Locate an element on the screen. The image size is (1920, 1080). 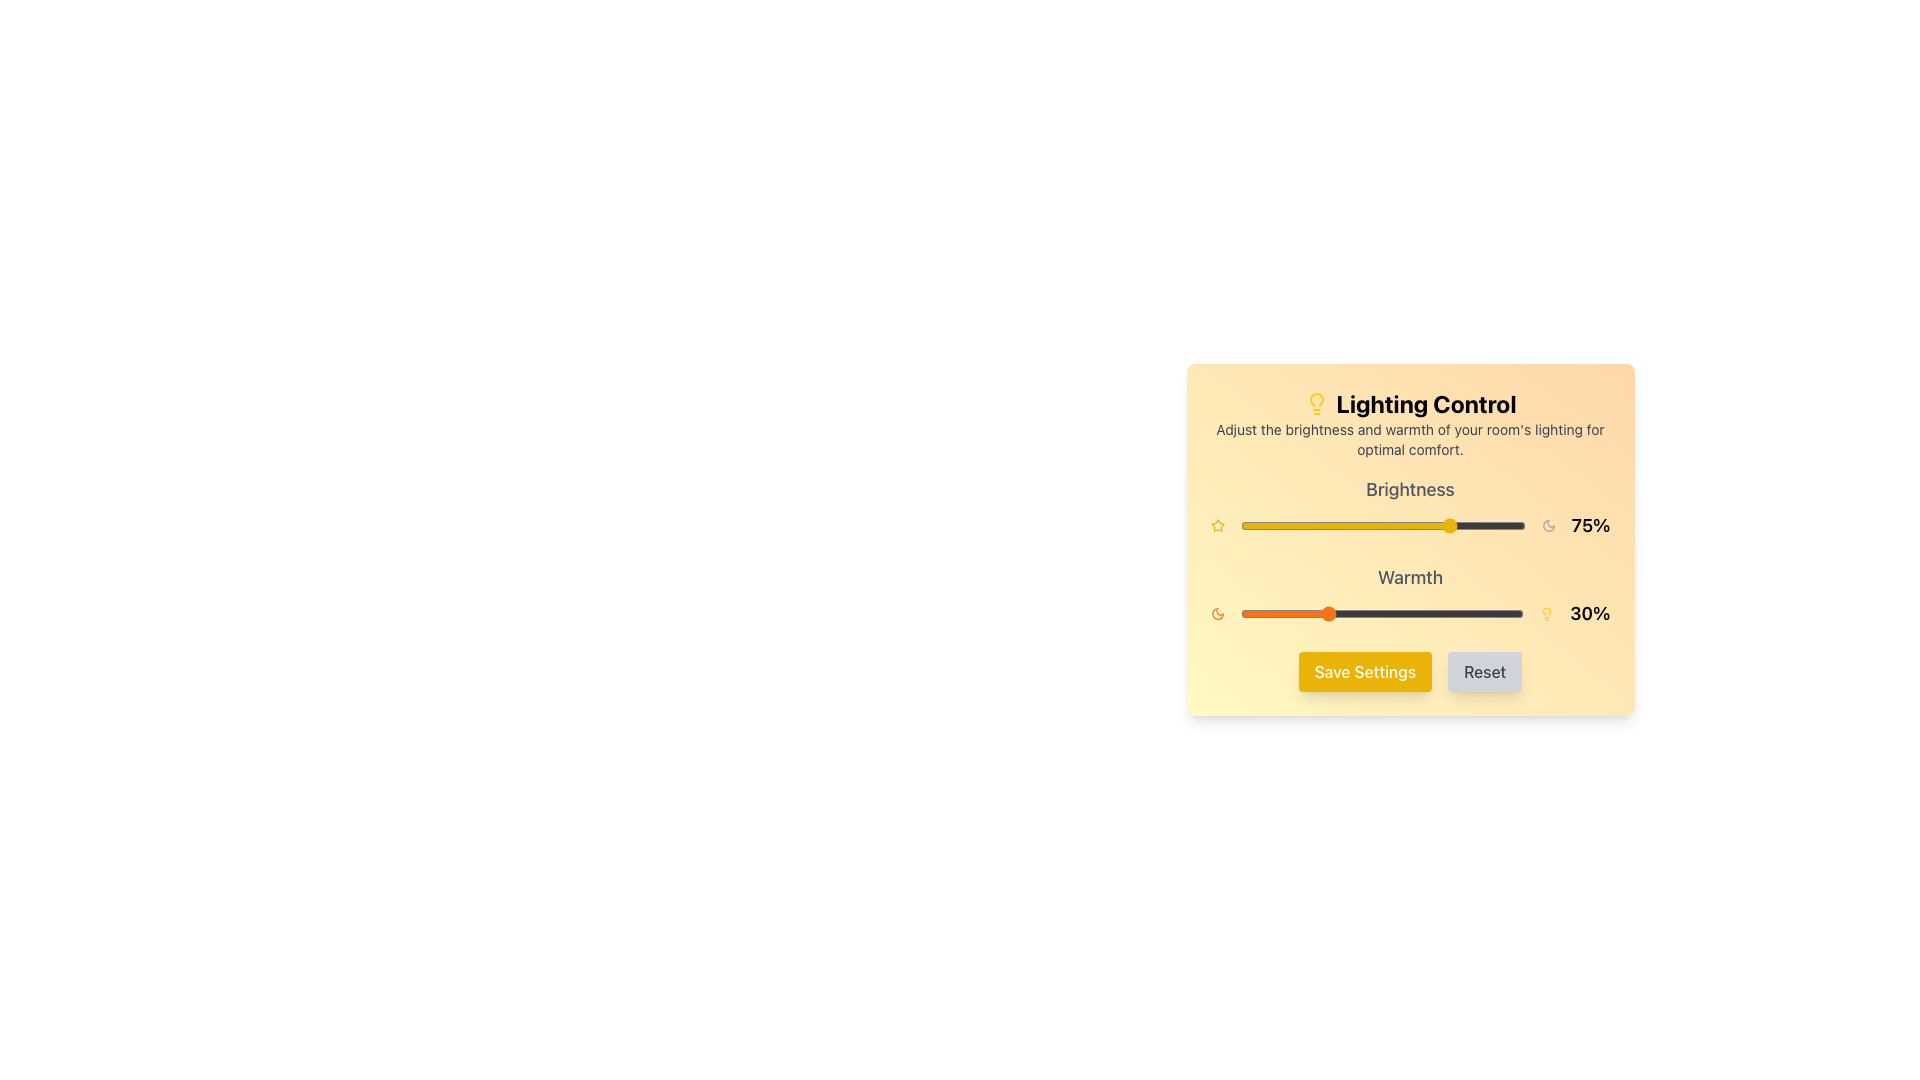
the brightness is located at coordinates (1477, 524).